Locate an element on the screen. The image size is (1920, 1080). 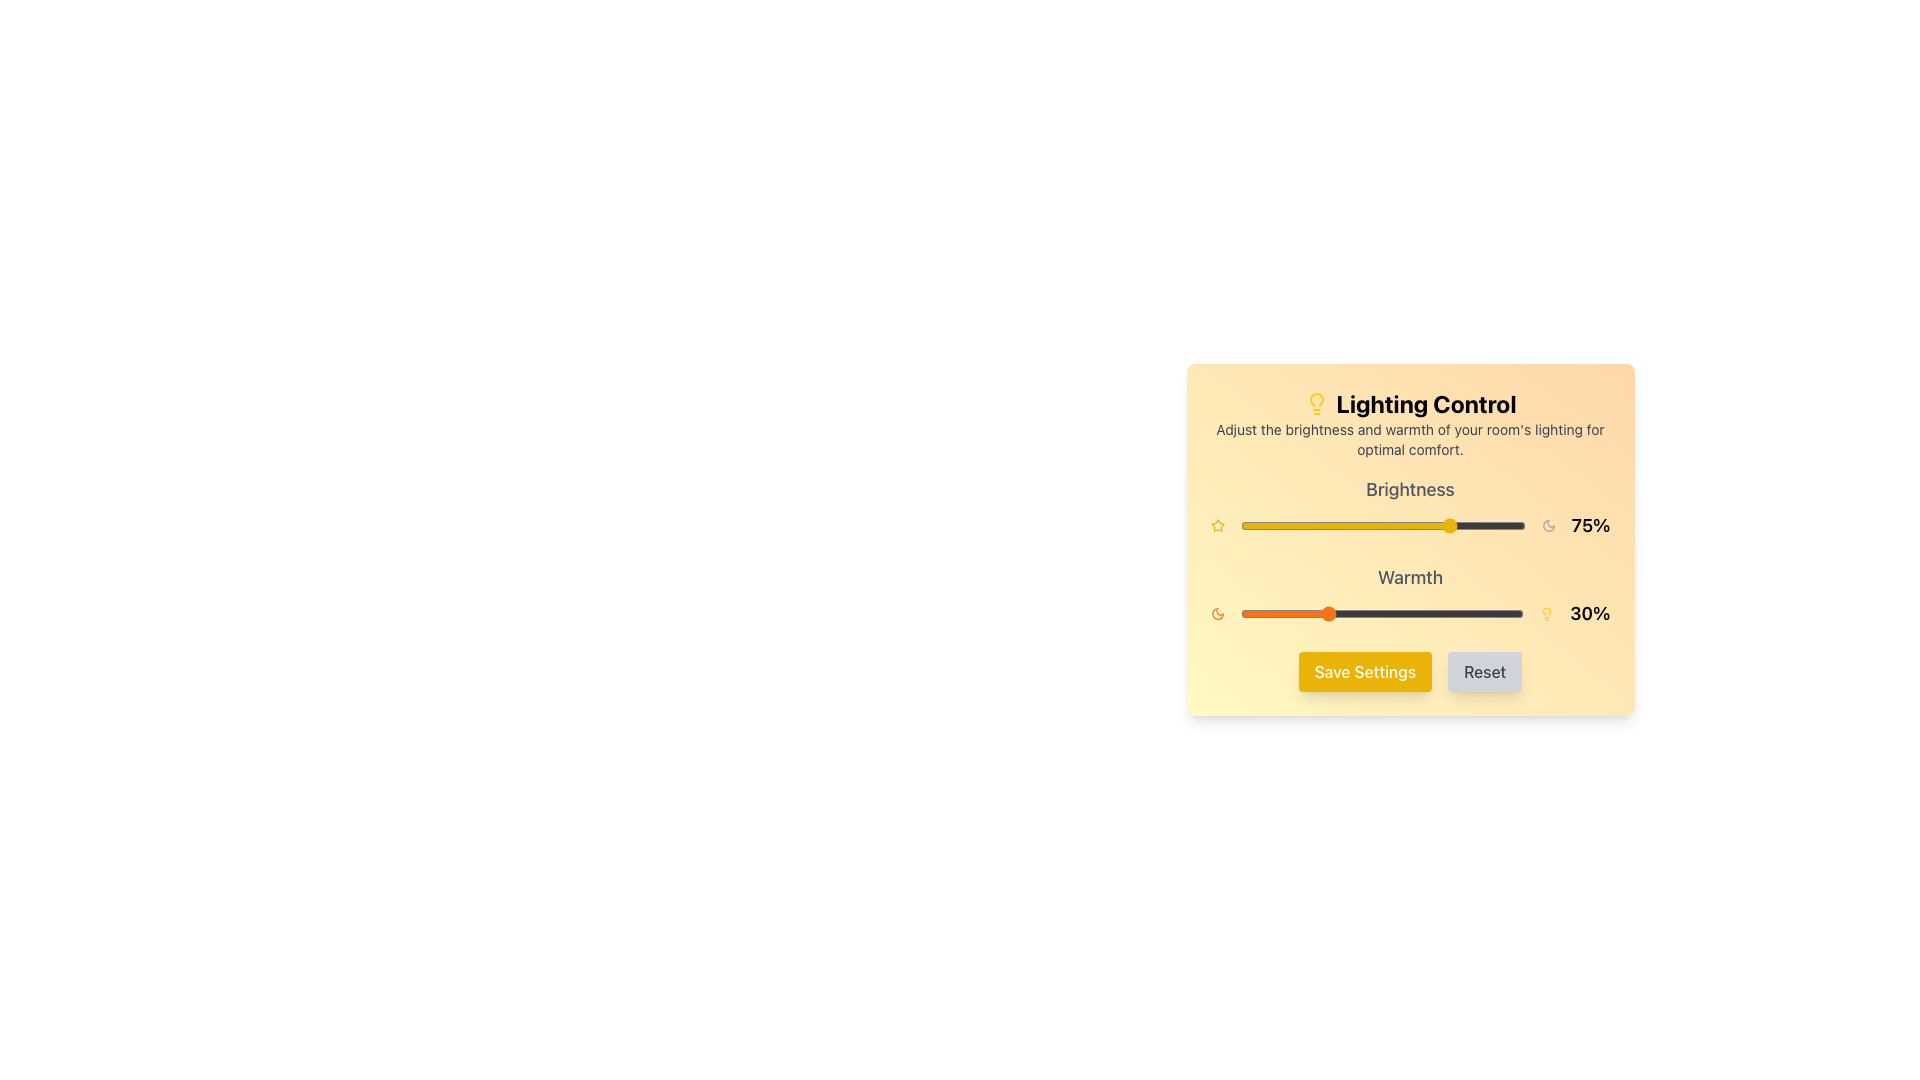
the brightness is located at coordinates (1477, 524).